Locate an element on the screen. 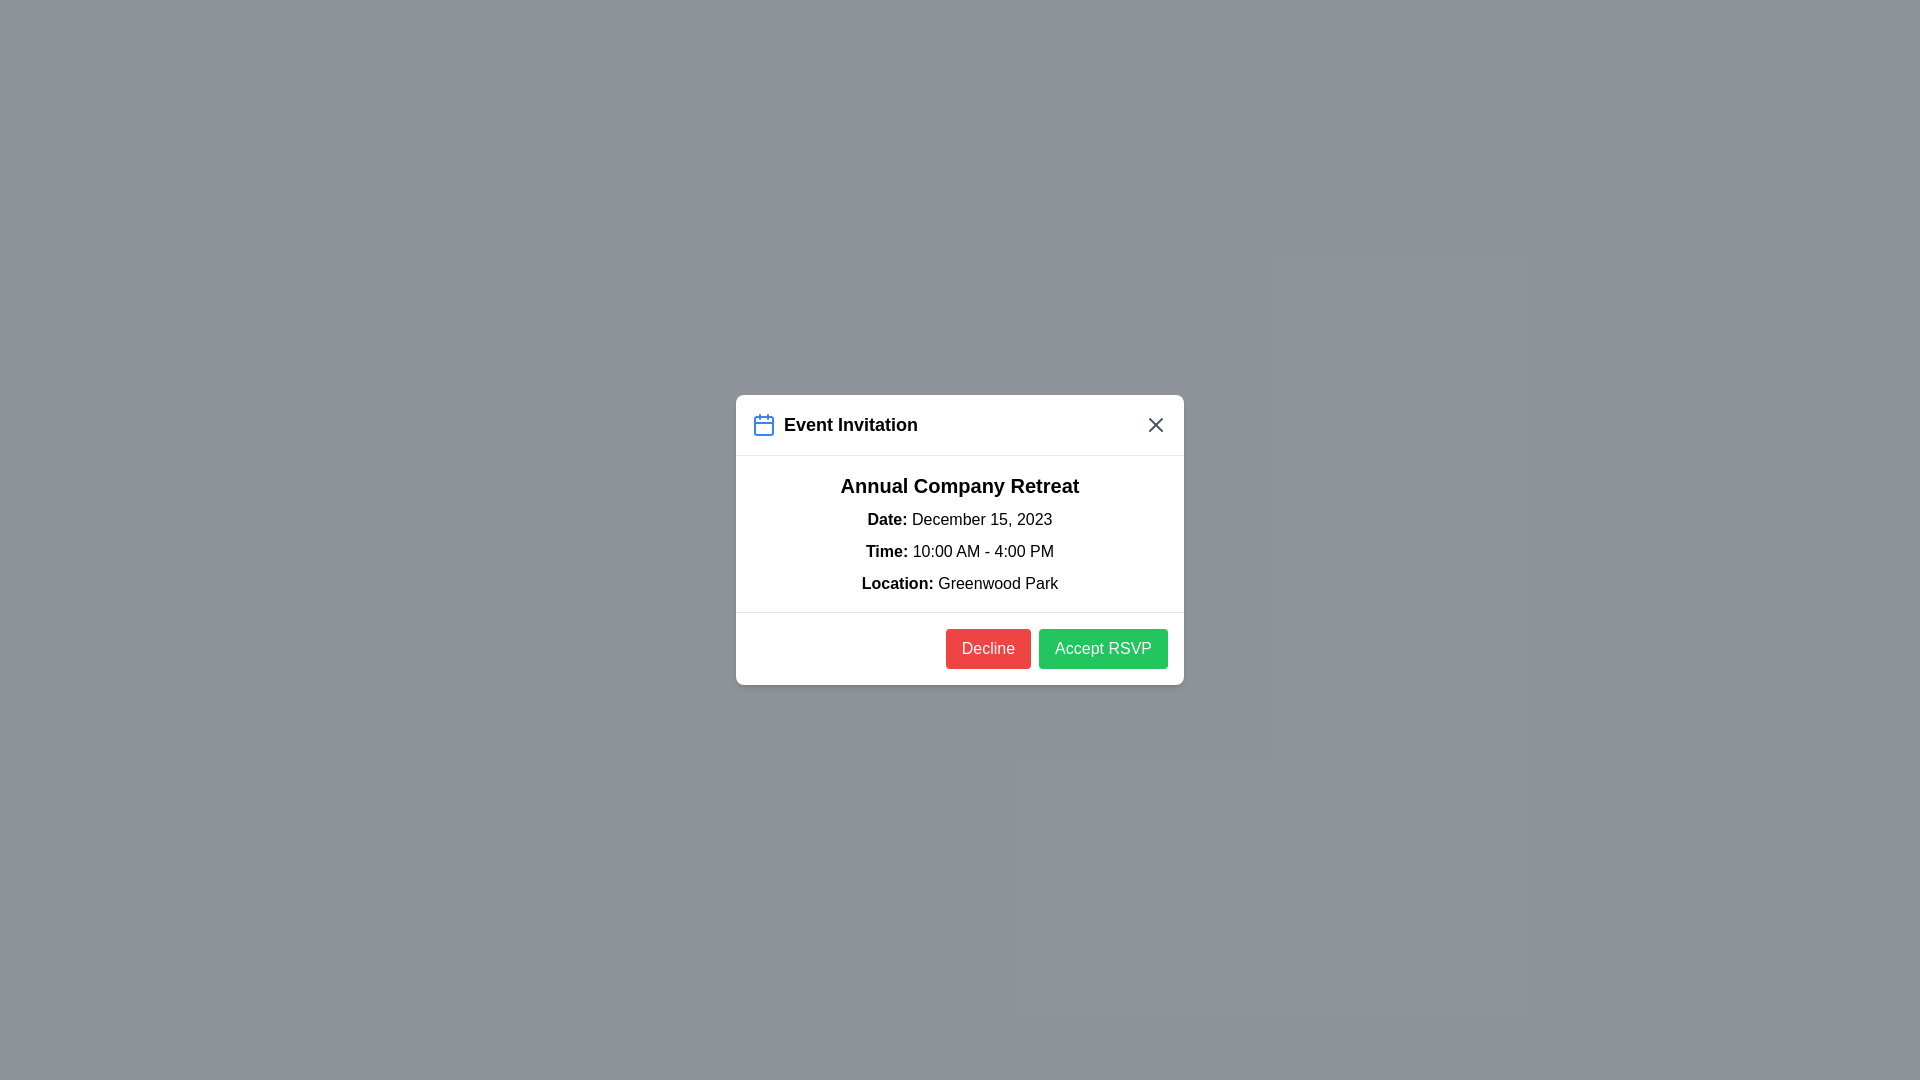 The width and height of the screenshot is (1920, 1080). the left red 'Decline' button located at the bottom of the event invitation card to reject the invitation is located at coordinates (960, 648).